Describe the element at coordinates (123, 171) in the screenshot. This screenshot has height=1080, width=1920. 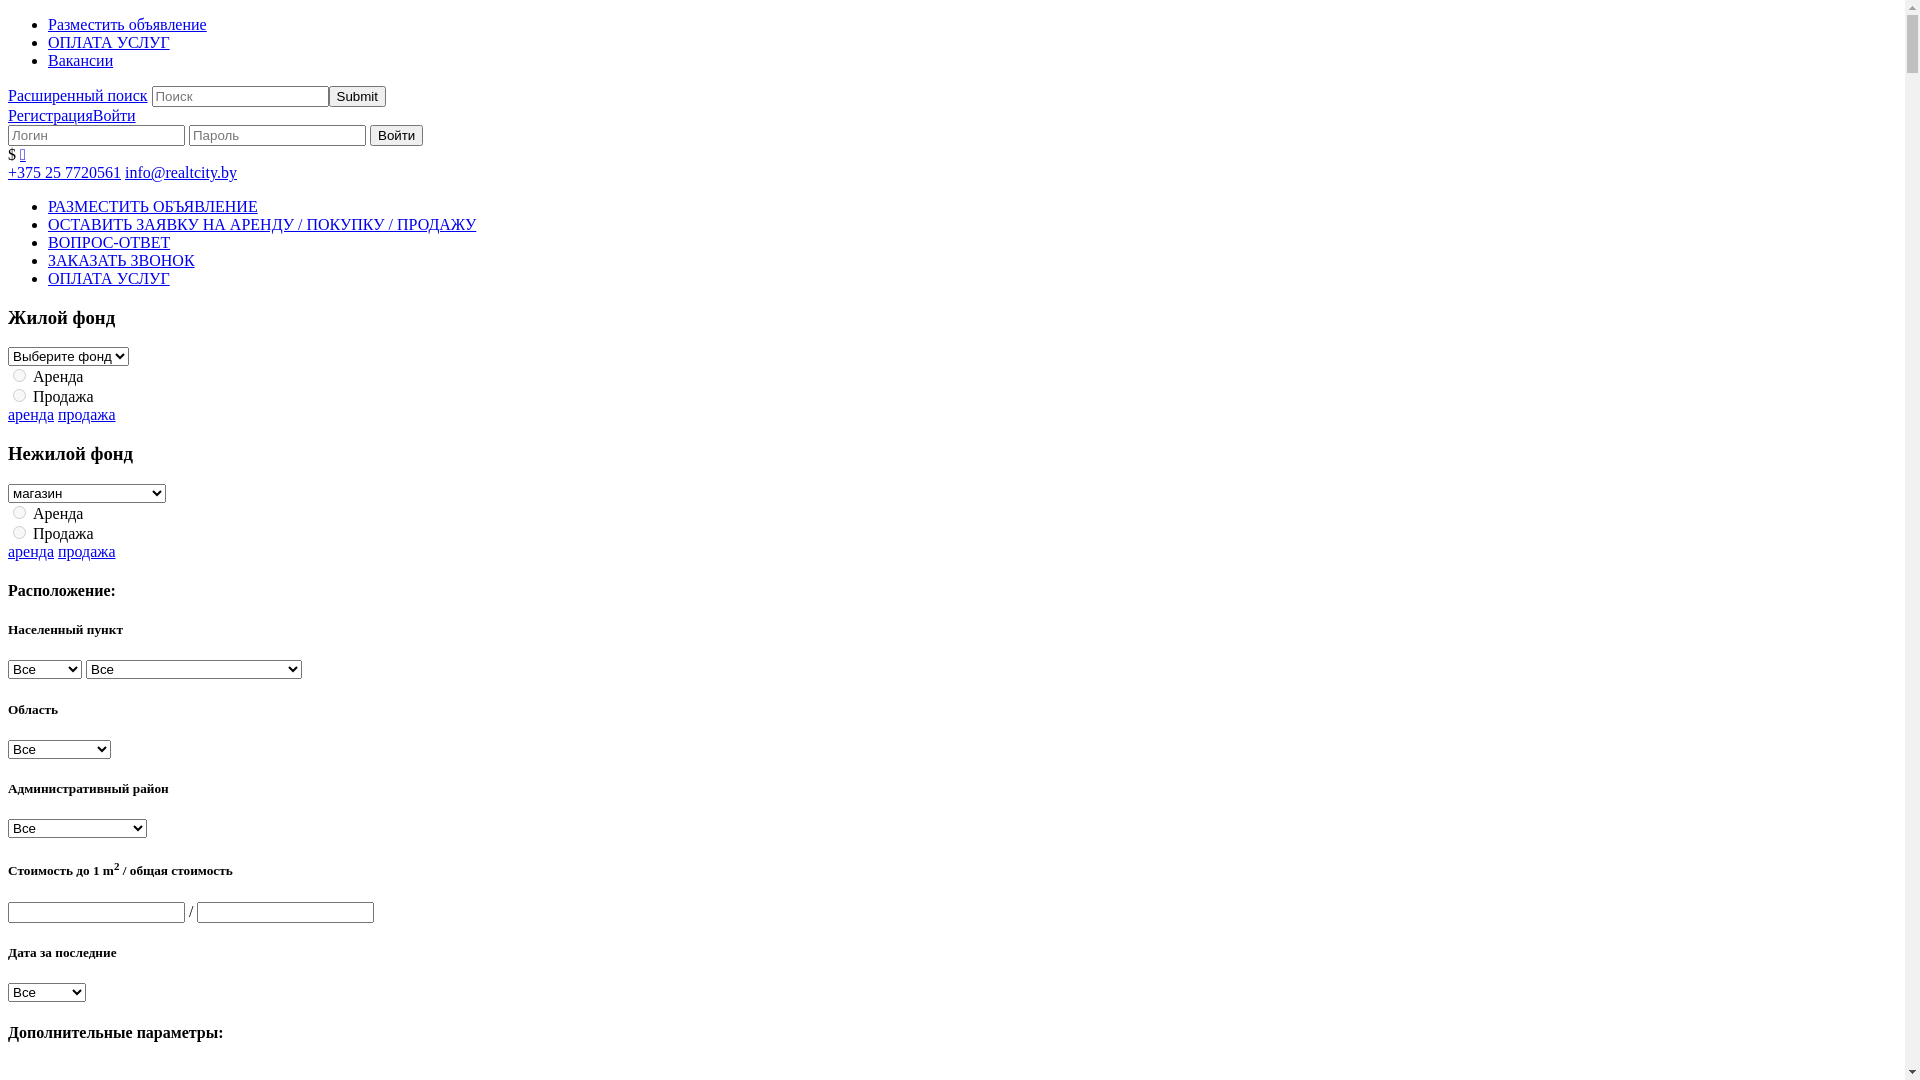
I see `'info@realtcity.by'` at that location.